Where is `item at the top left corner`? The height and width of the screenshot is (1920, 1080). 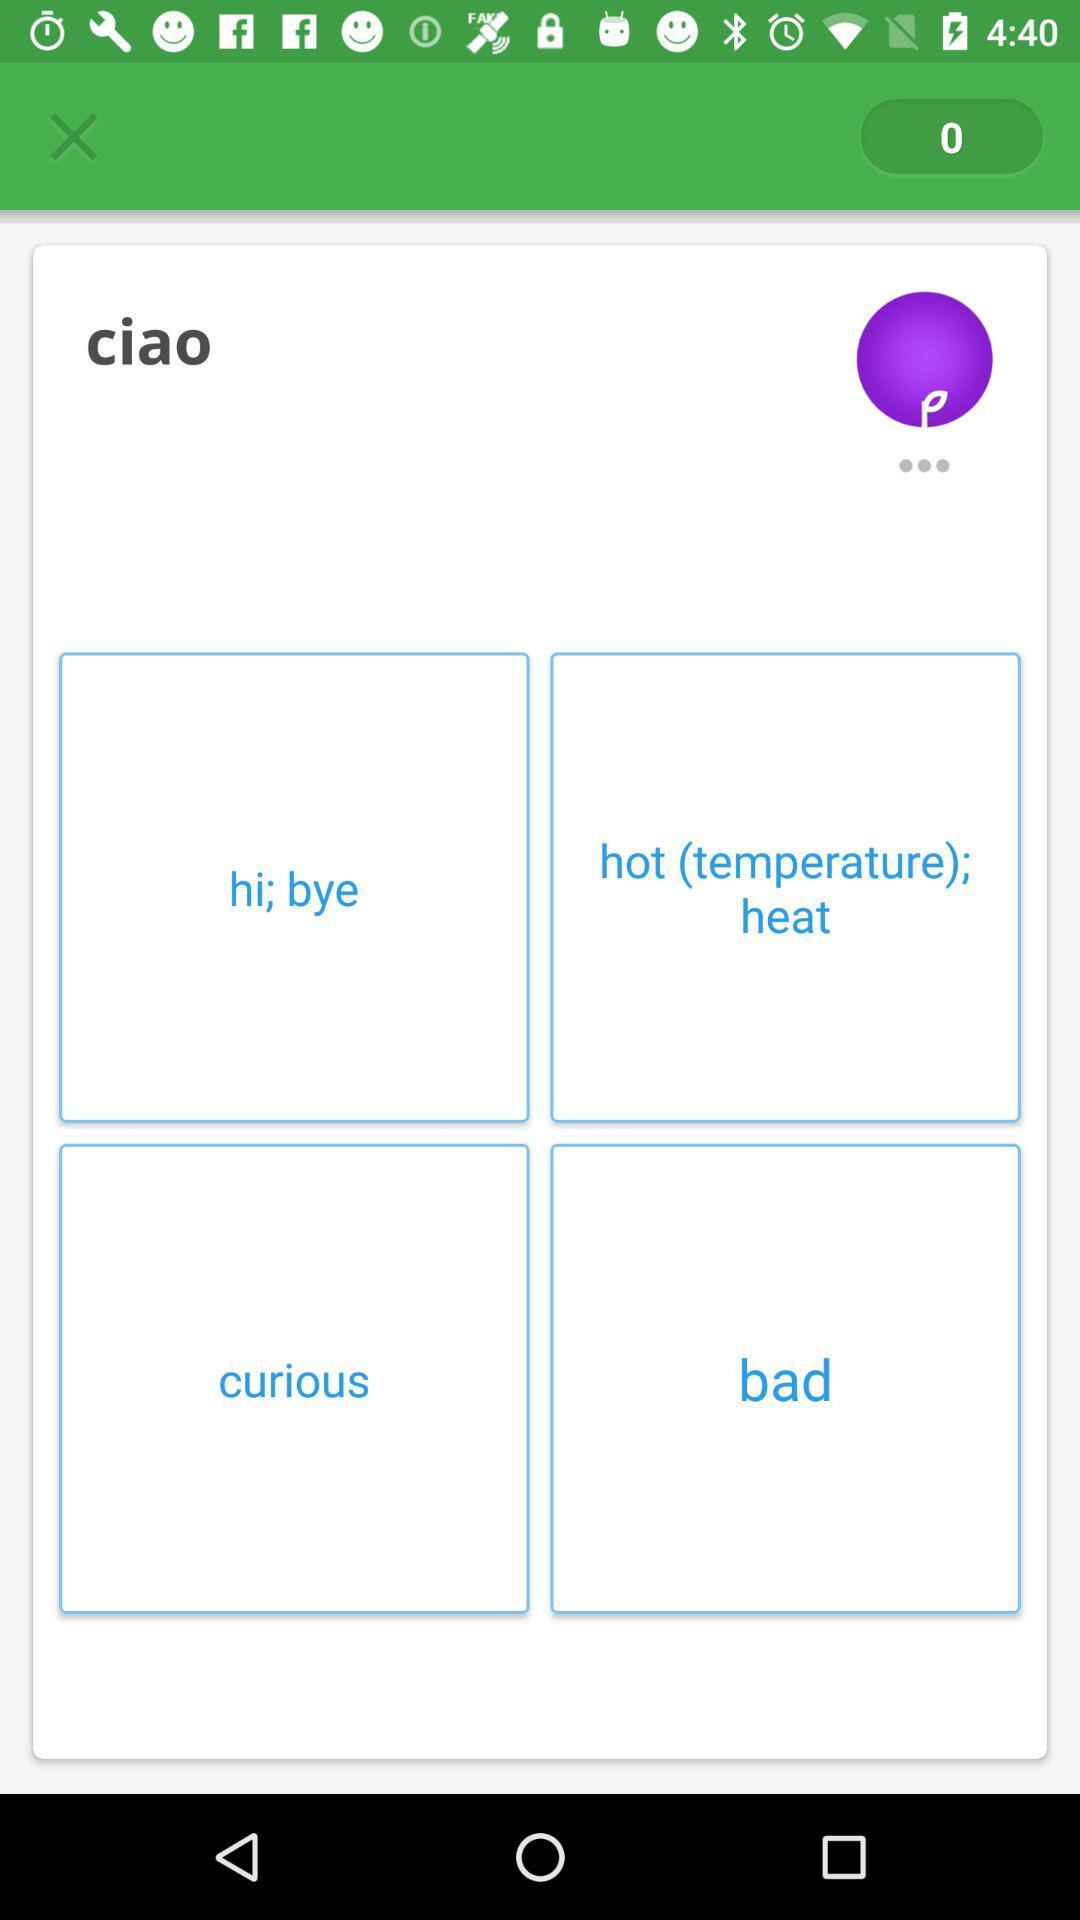
item at the top left corner is located at coordinates (72, 135).